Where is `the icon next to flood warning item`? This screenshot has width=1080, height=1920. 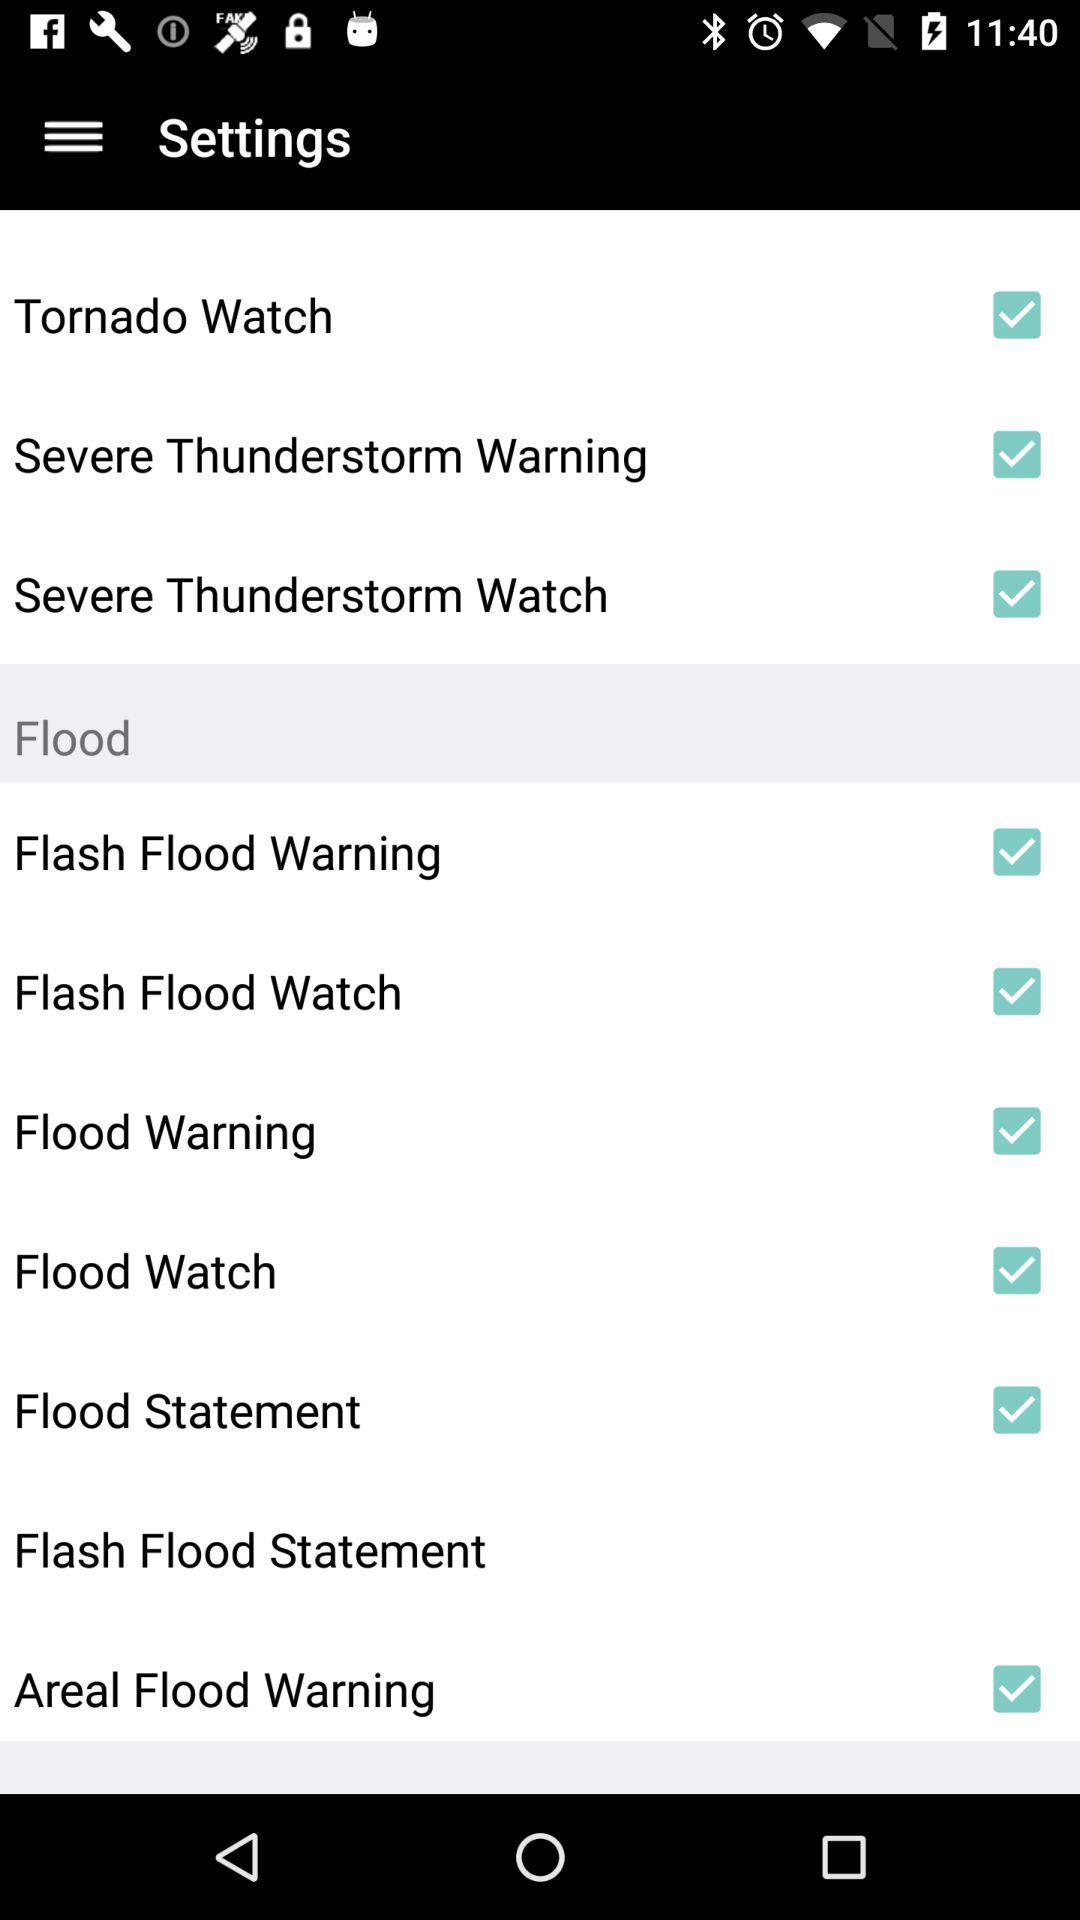
the icon next to flood warning item is located at coordinates (1017, 1131).